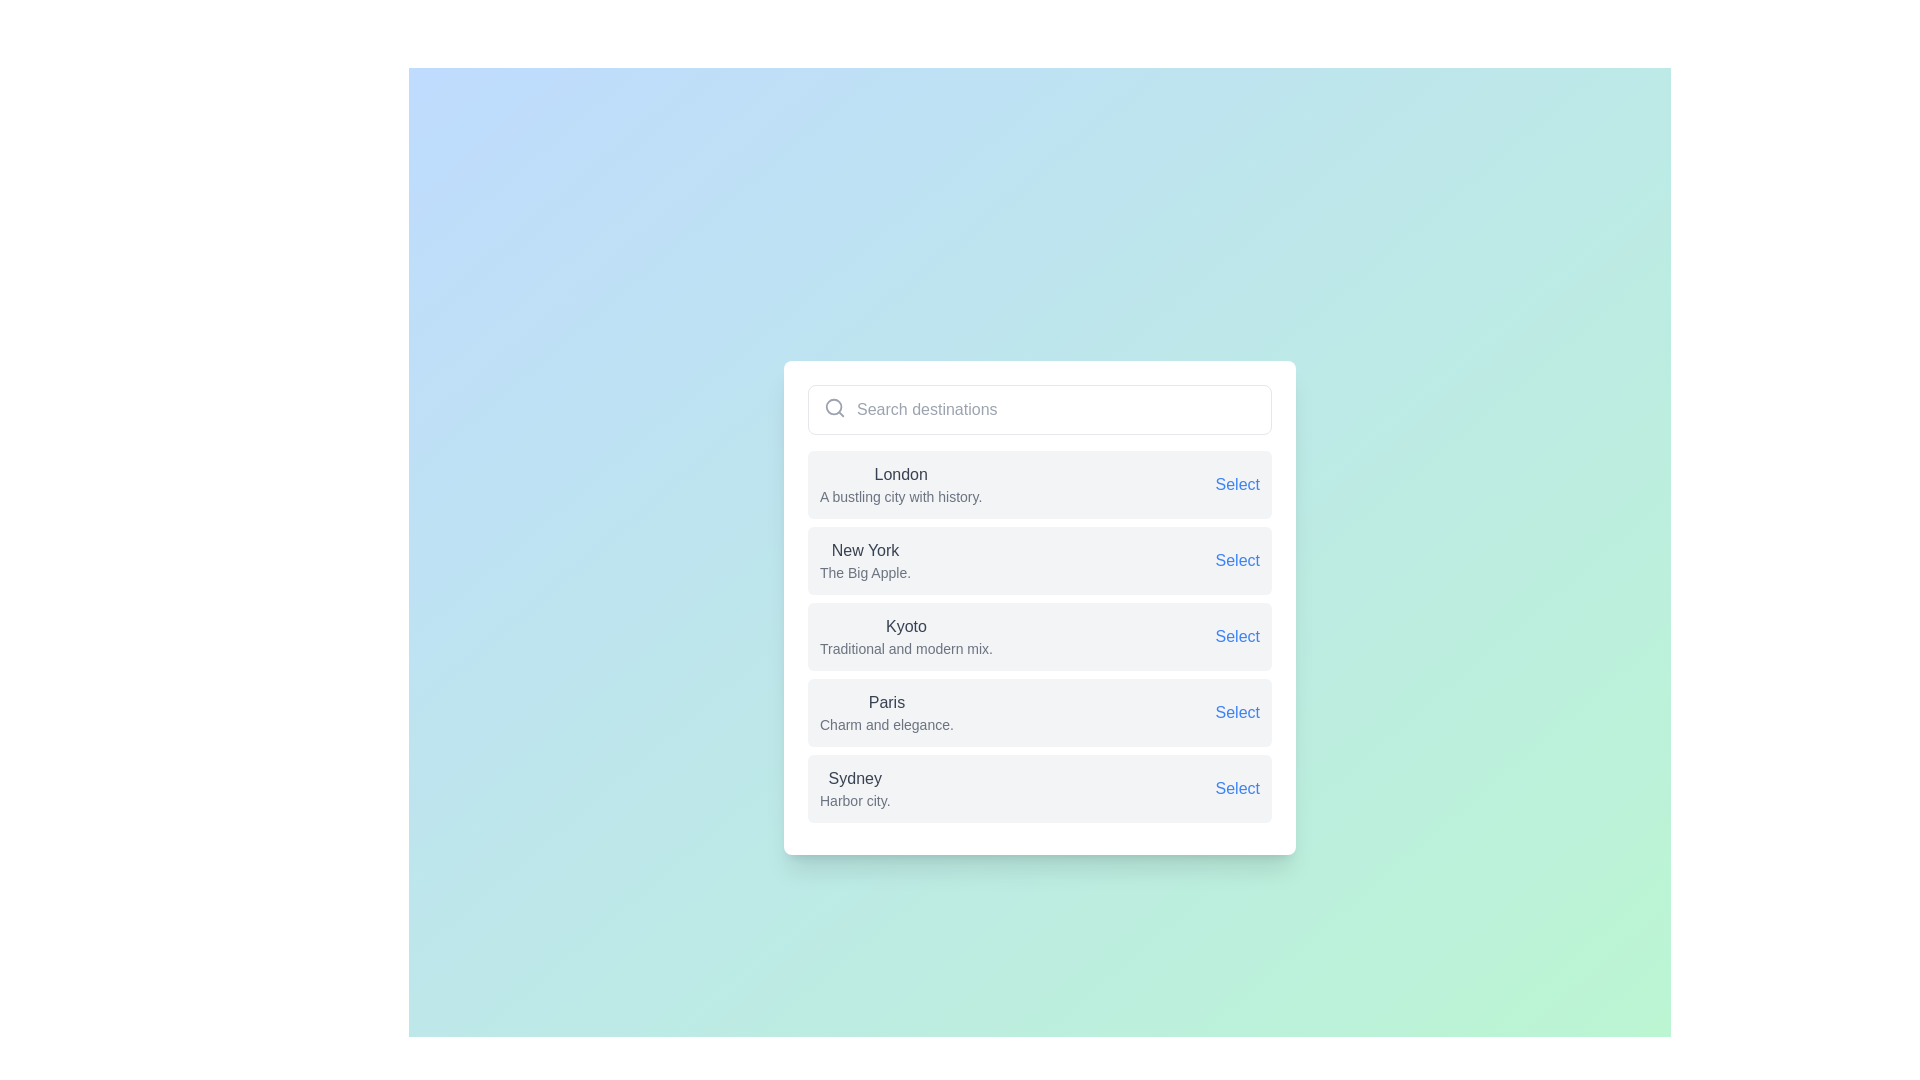 The width and height of the screenshot is (1920, 1080). What do you see at coordinates (865, 560) in the screenshot?
I see `the Text label providing information about the city 'New York' located in the second item of a list-like structure in the central portion of the interface` at bounding box center [865, 560].